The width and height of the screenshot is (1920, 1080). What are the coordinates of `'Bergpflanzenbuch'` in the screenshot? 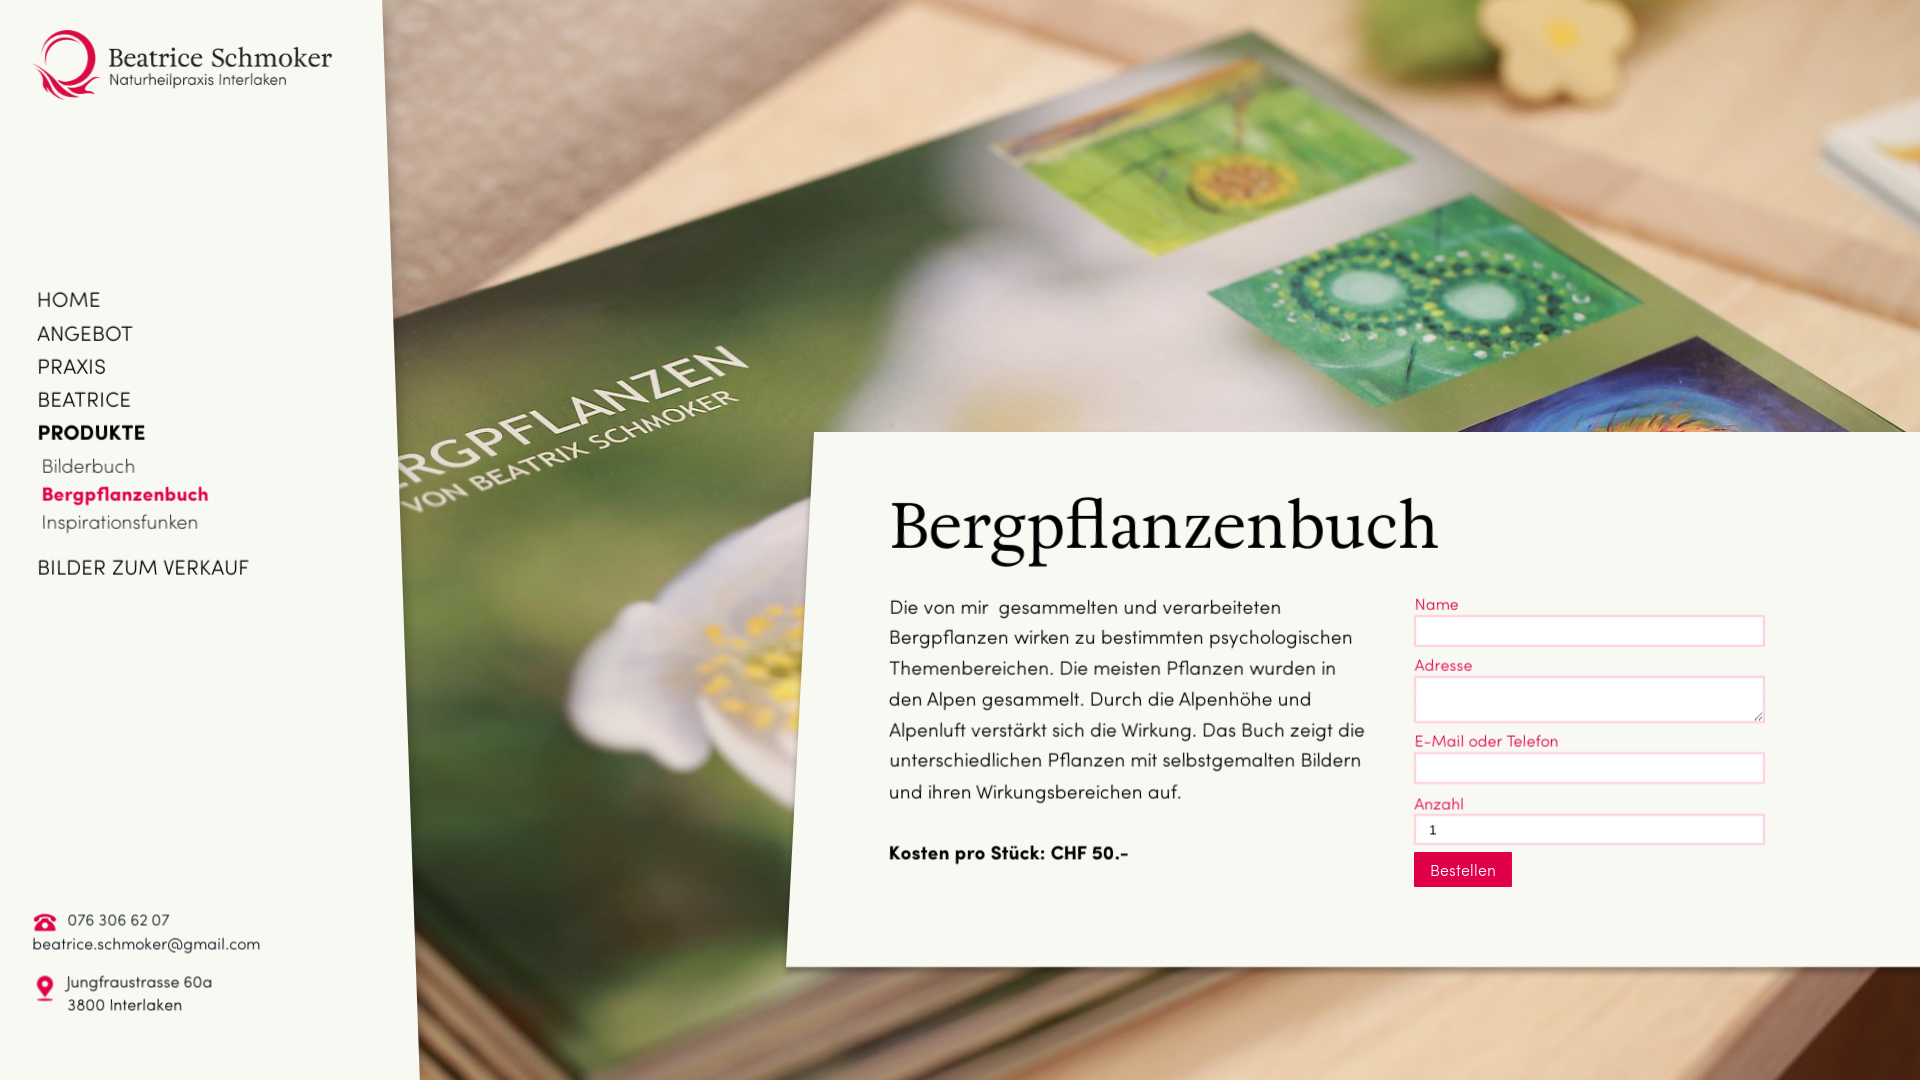 It's located at (124, 493).